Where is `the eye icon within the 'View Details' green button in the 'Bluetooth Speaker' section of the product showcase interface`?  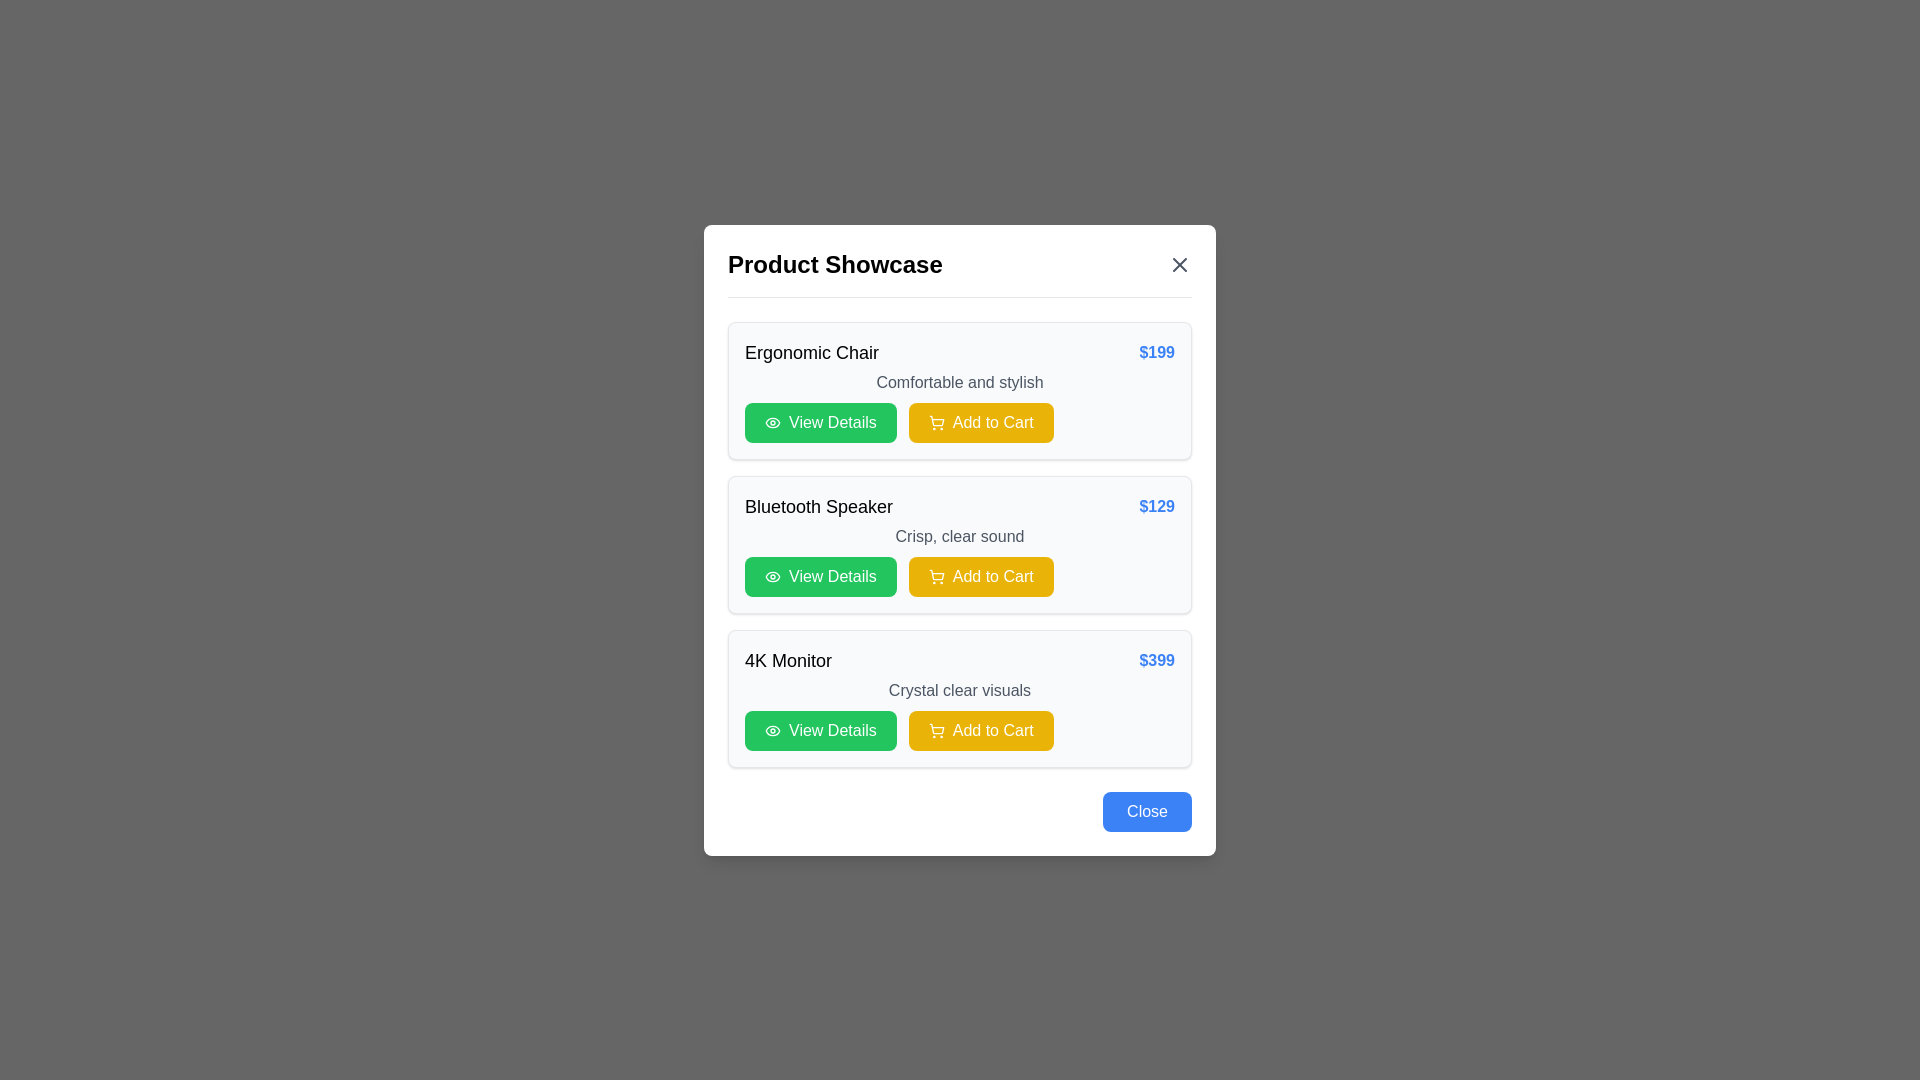
the eye icon within the 'View Details' green button in the 'Bluetooth Speaker' section of the product showcase interface is located at coordinates (771, 420).